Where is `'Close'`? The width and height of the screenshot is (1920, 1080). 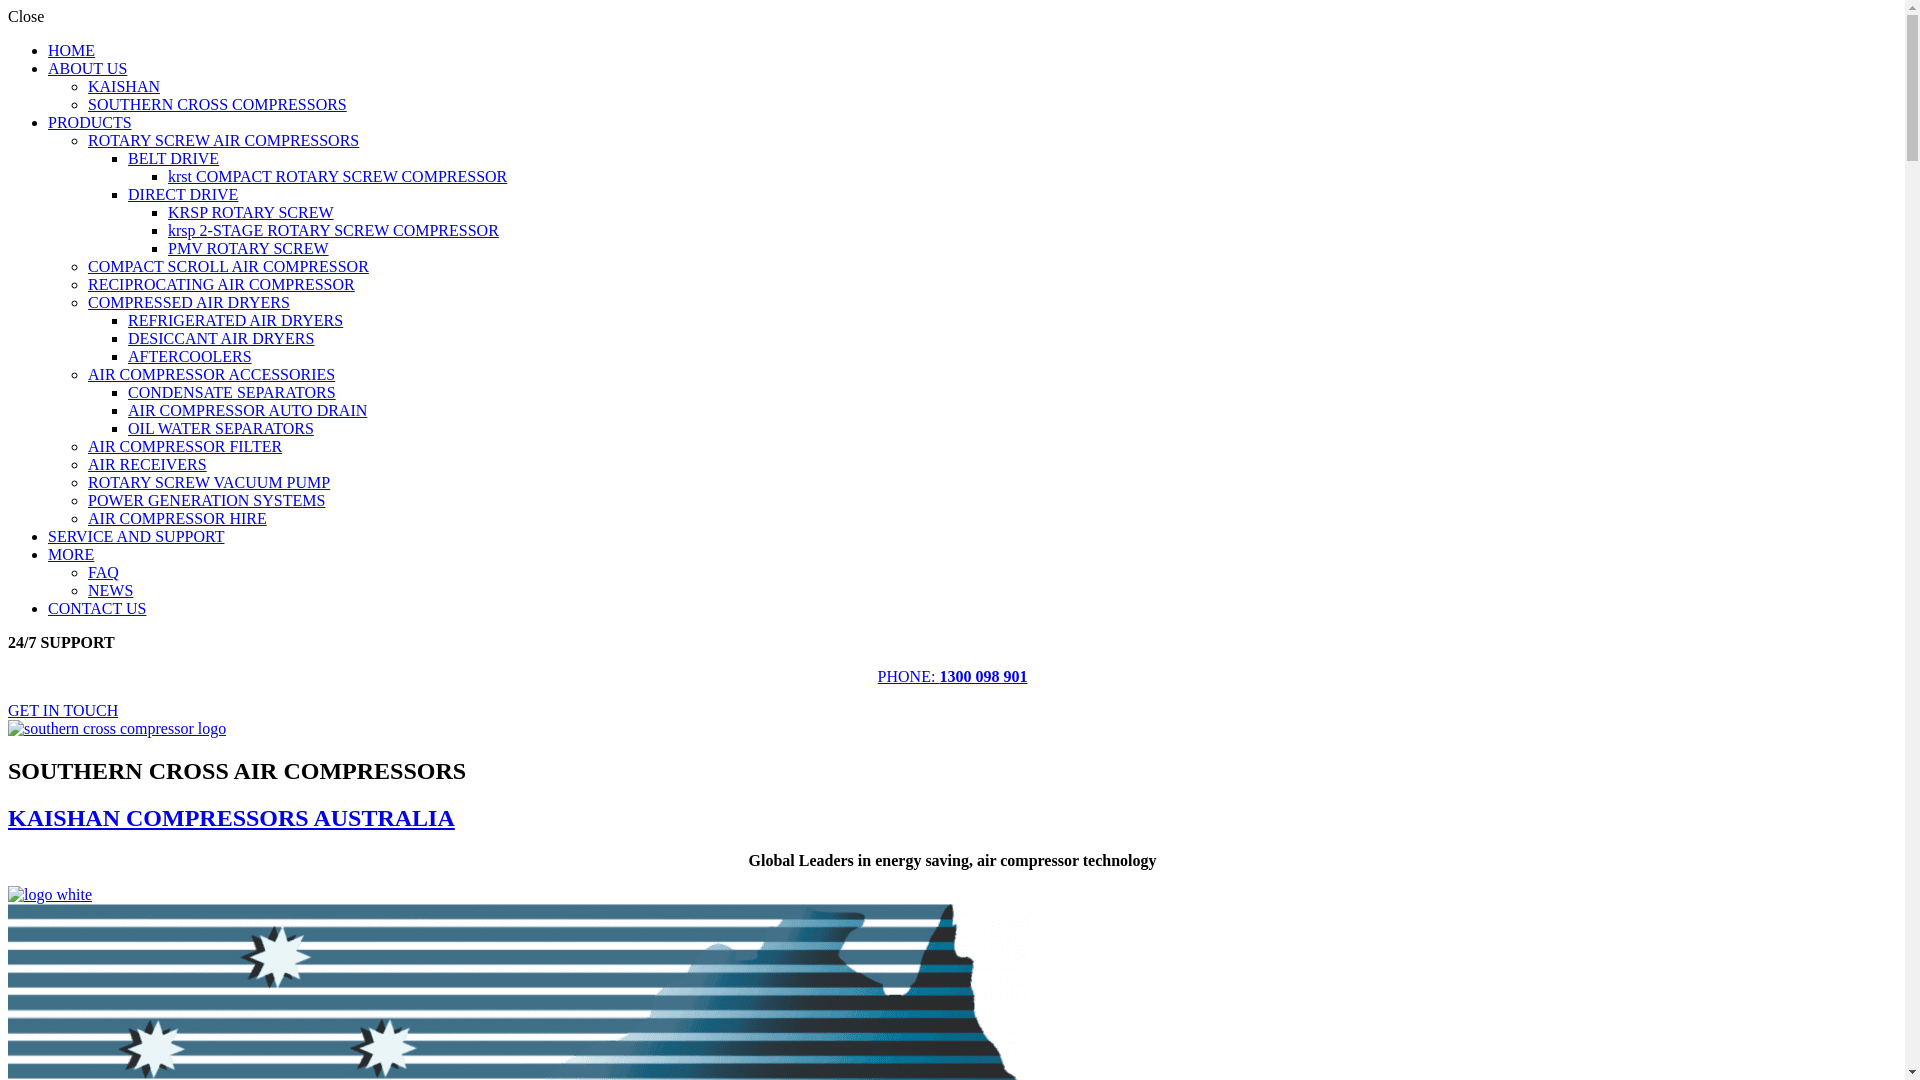
'Close' is located at coordinates (25, 16).